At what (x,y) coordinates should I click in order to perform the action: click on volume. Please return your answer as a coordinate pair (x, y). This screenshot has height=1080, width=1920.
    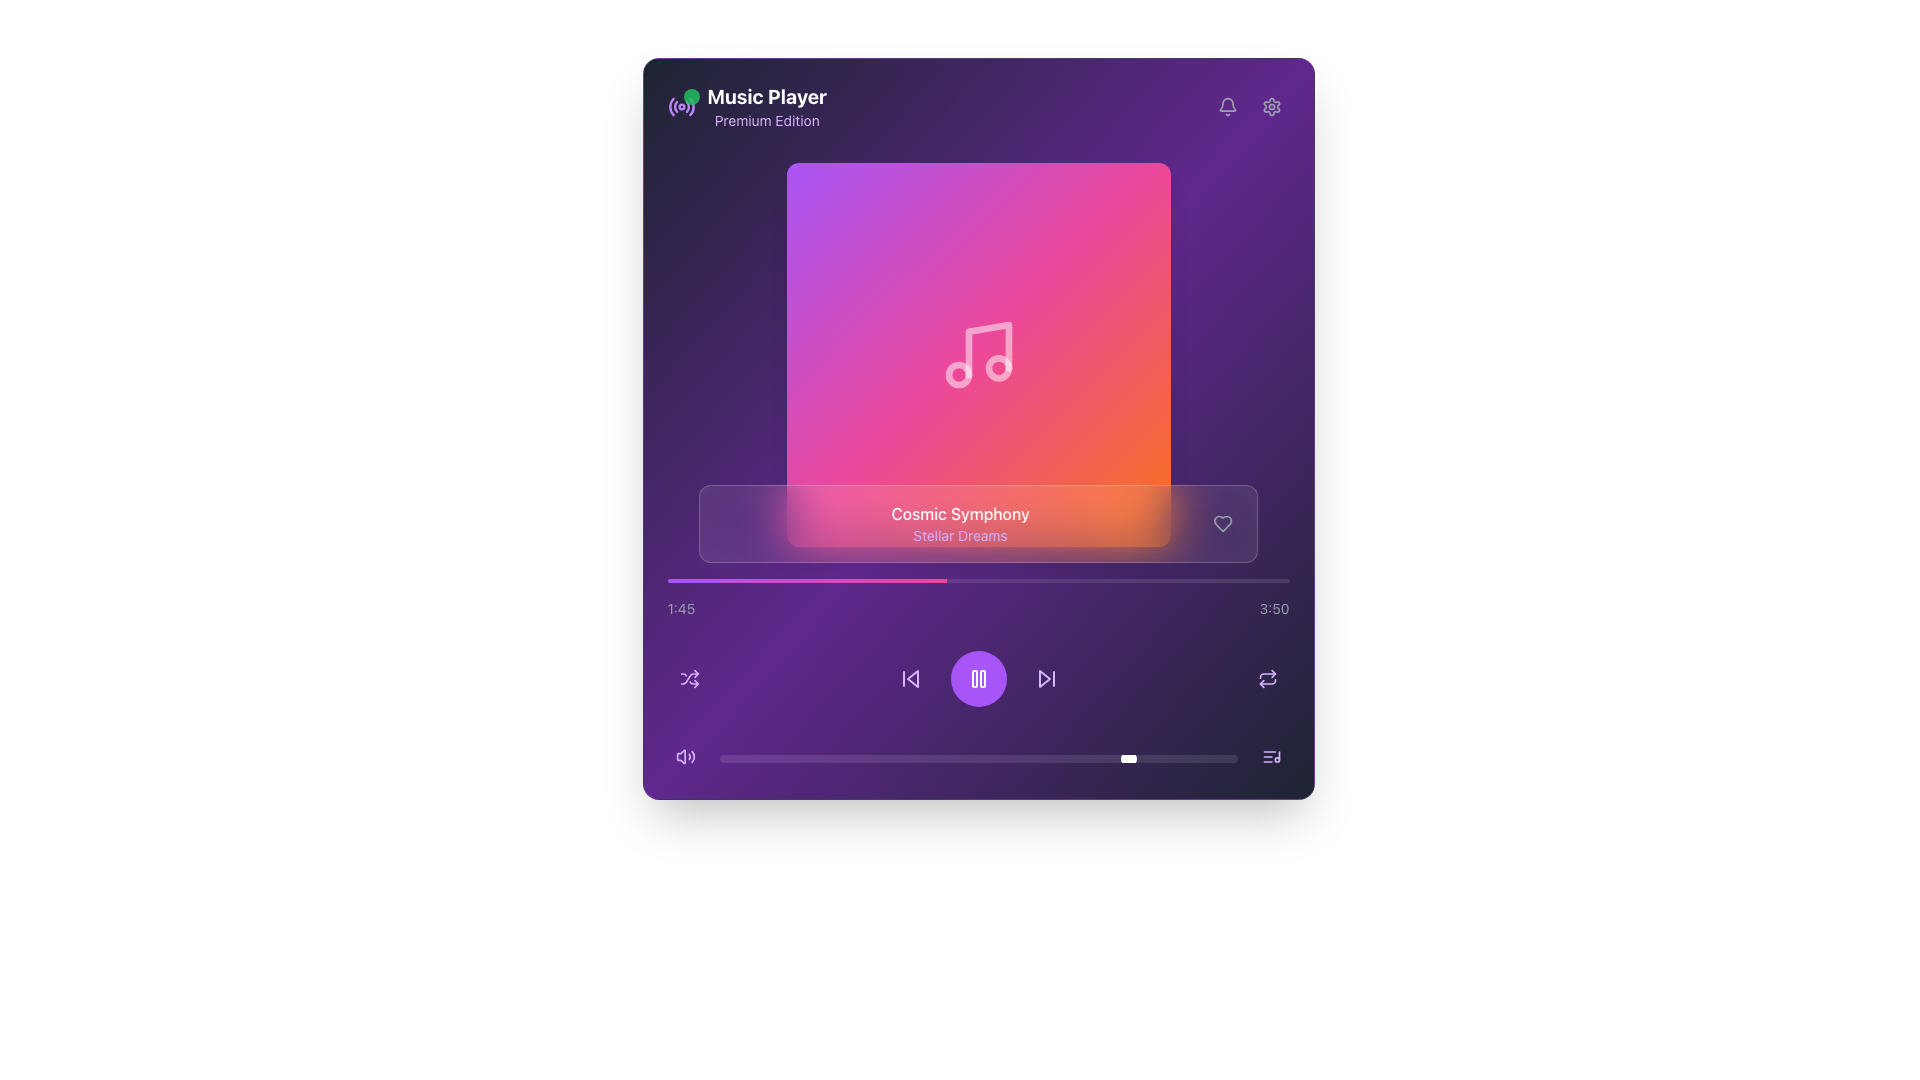
    Looking at the image, I should click on (1044, 759).